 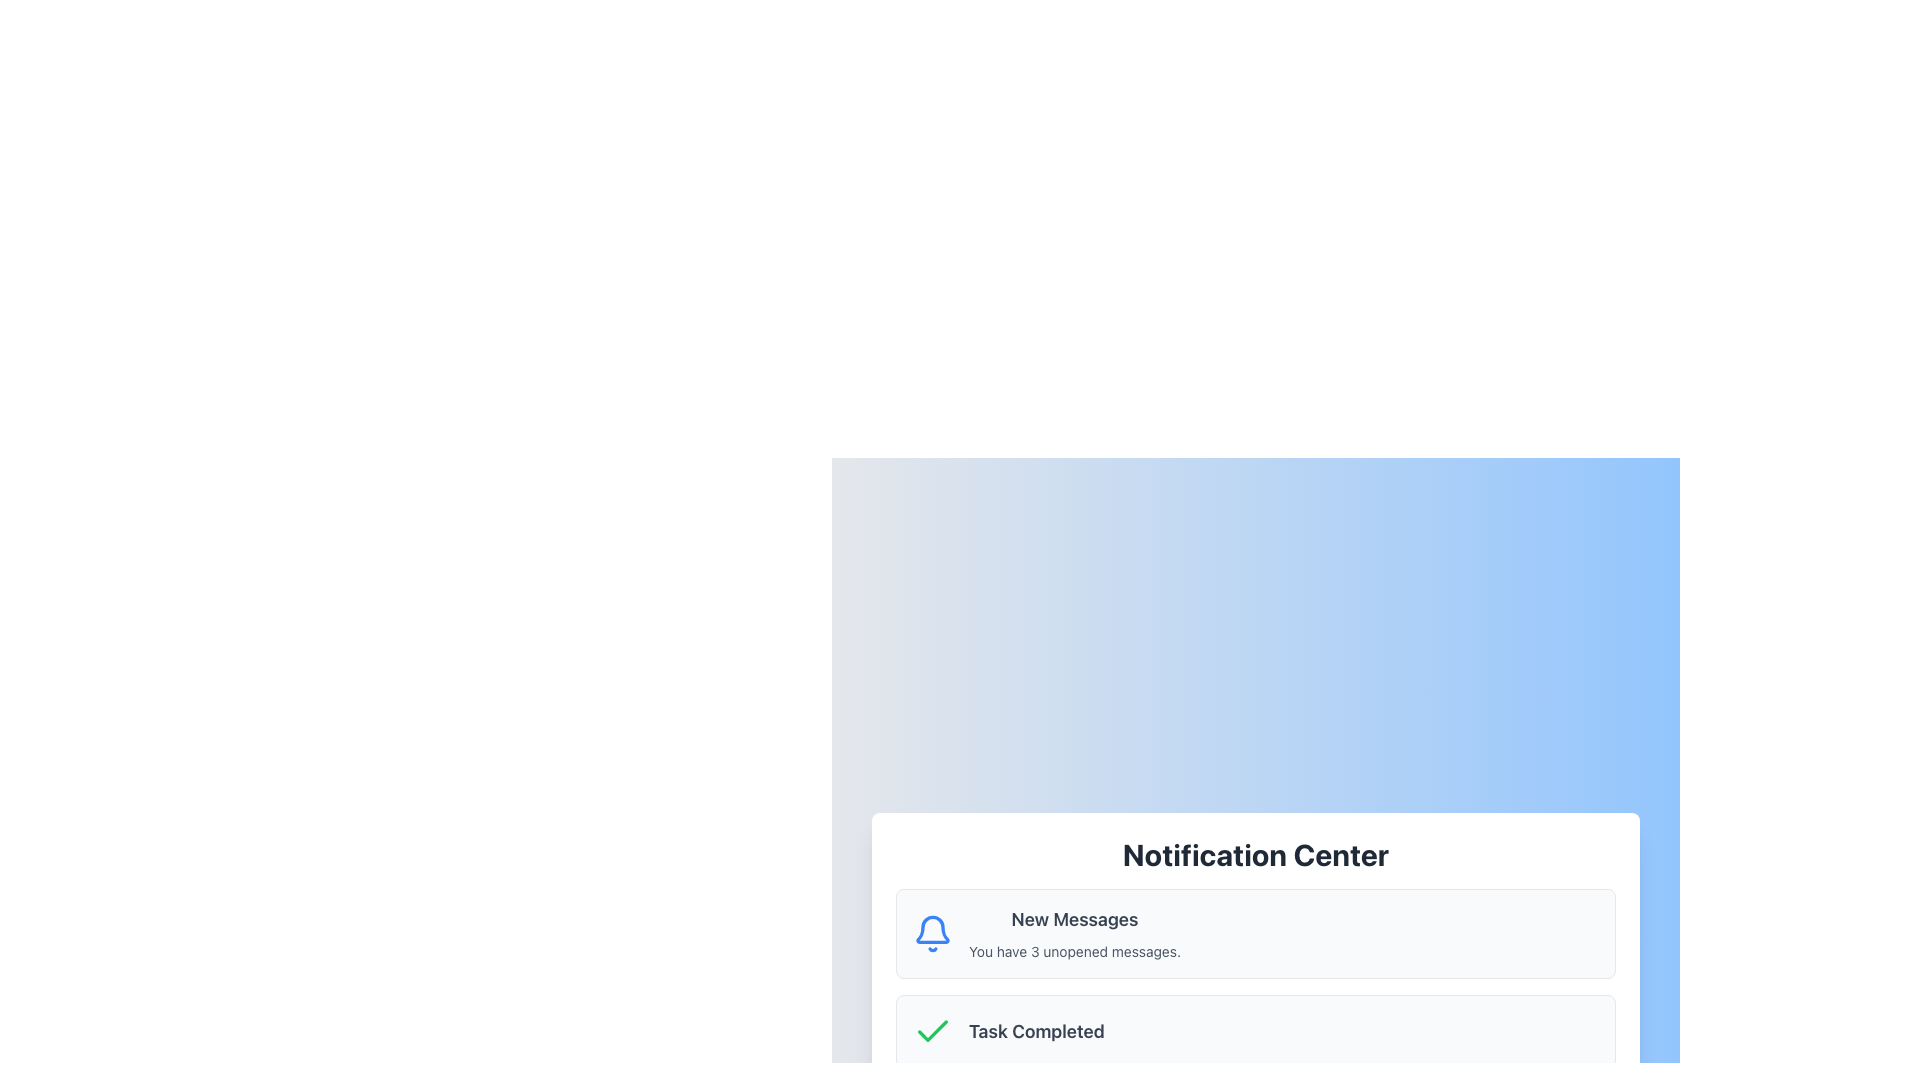 What do you see at coordinates (1255, 933) in the screenshot?
I see `the first notification card in the Notification Center to interact with unread messages` at bounding box center [1255, 933].